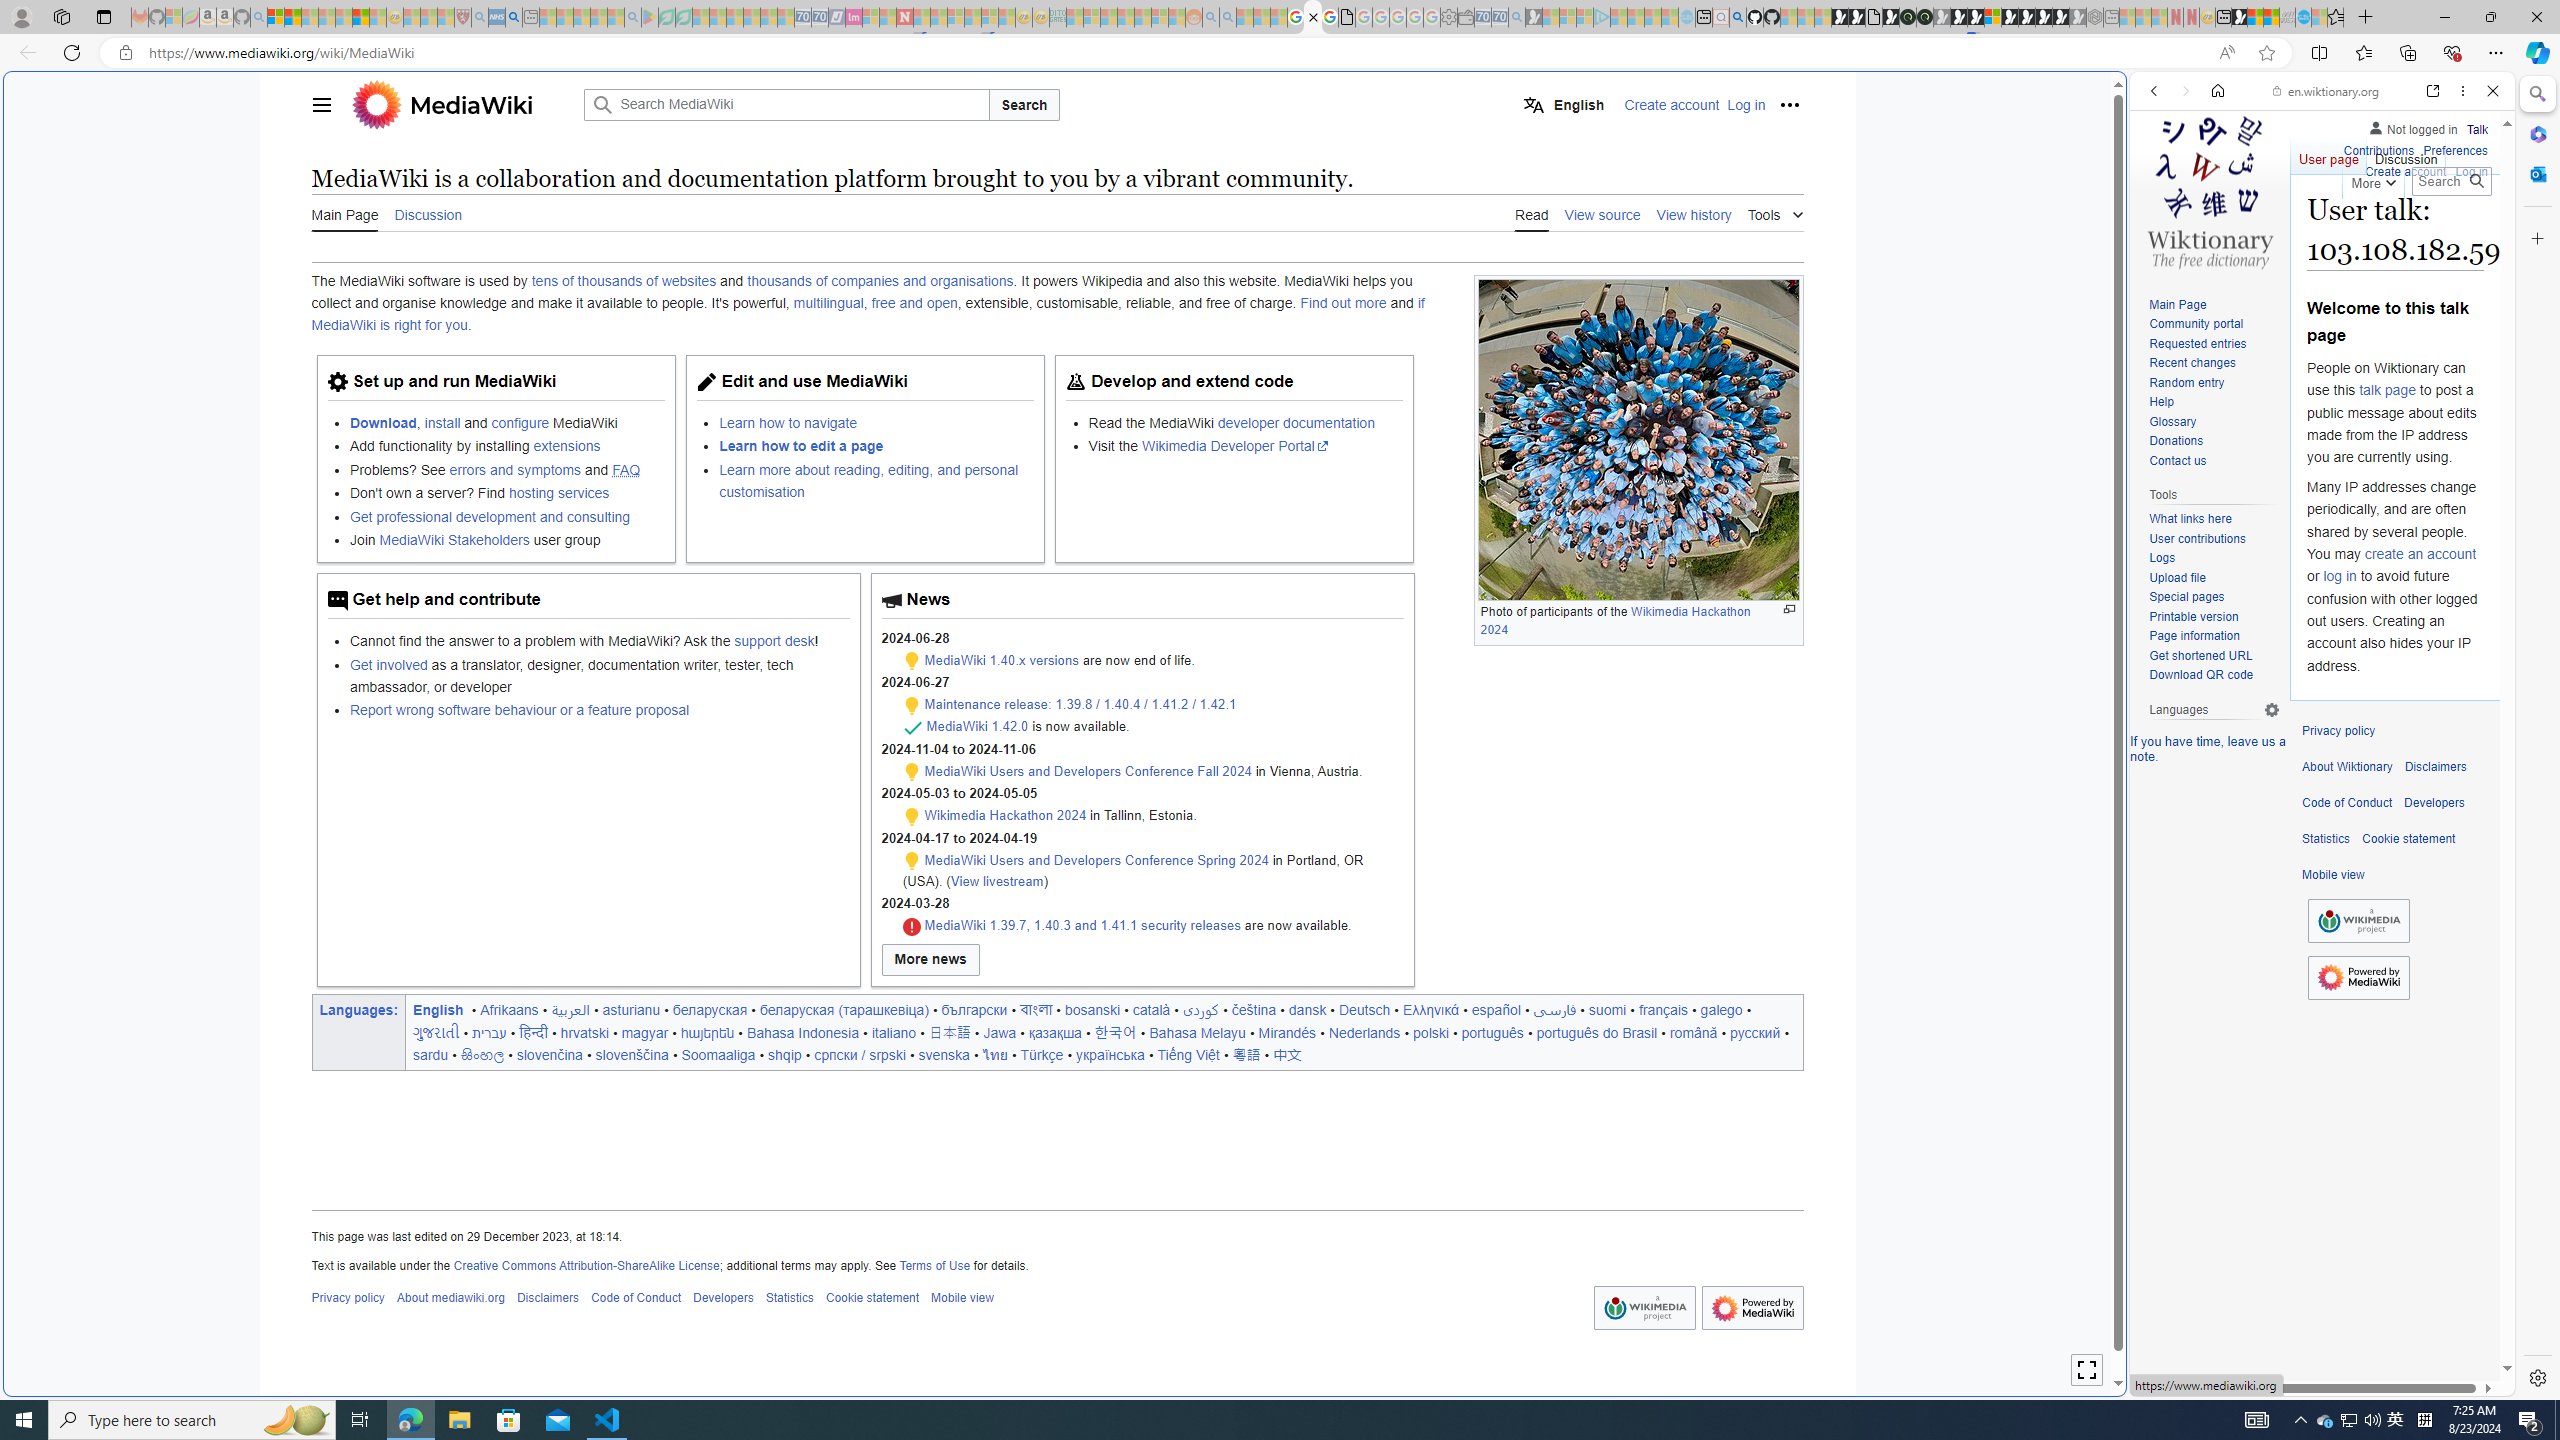 The image size is (2560, 1440). Describe the element at coordinates (2176, 577) in the screenshot. I see `'Upload file'` at that location.